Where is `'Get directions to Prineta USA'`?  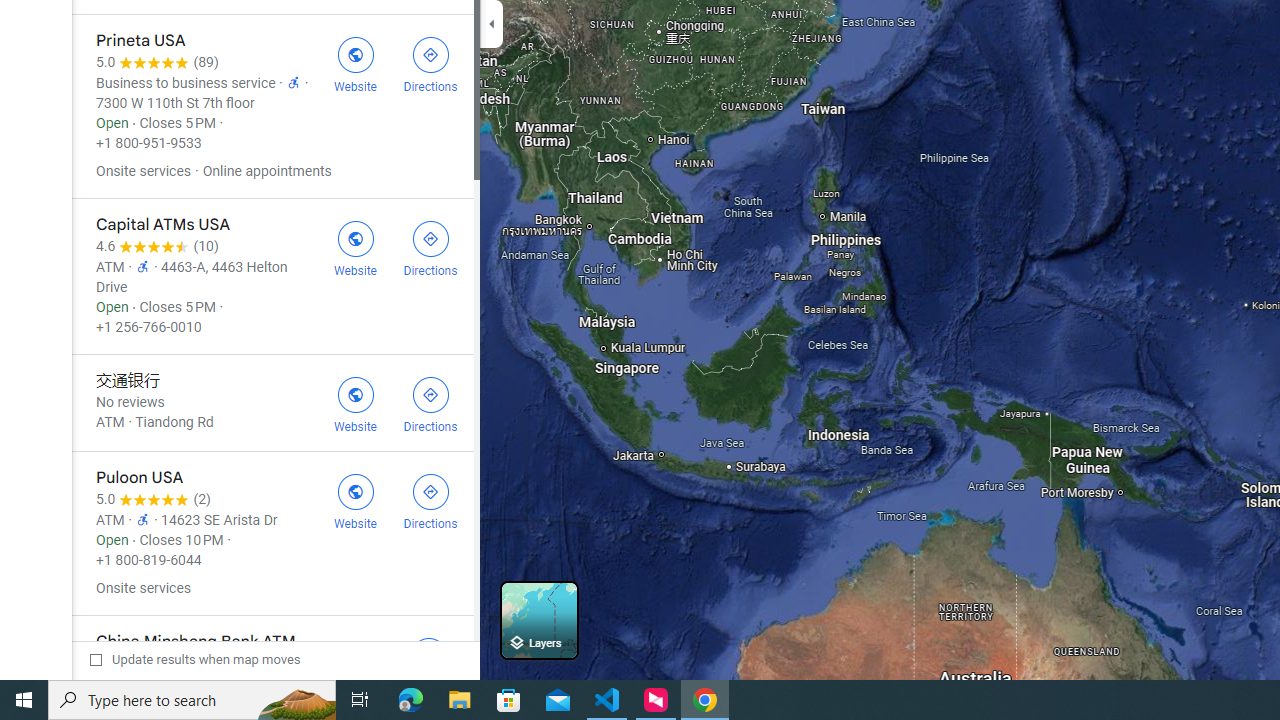 'Get directions to Prineta USA' is located at coordinates (429, 61).